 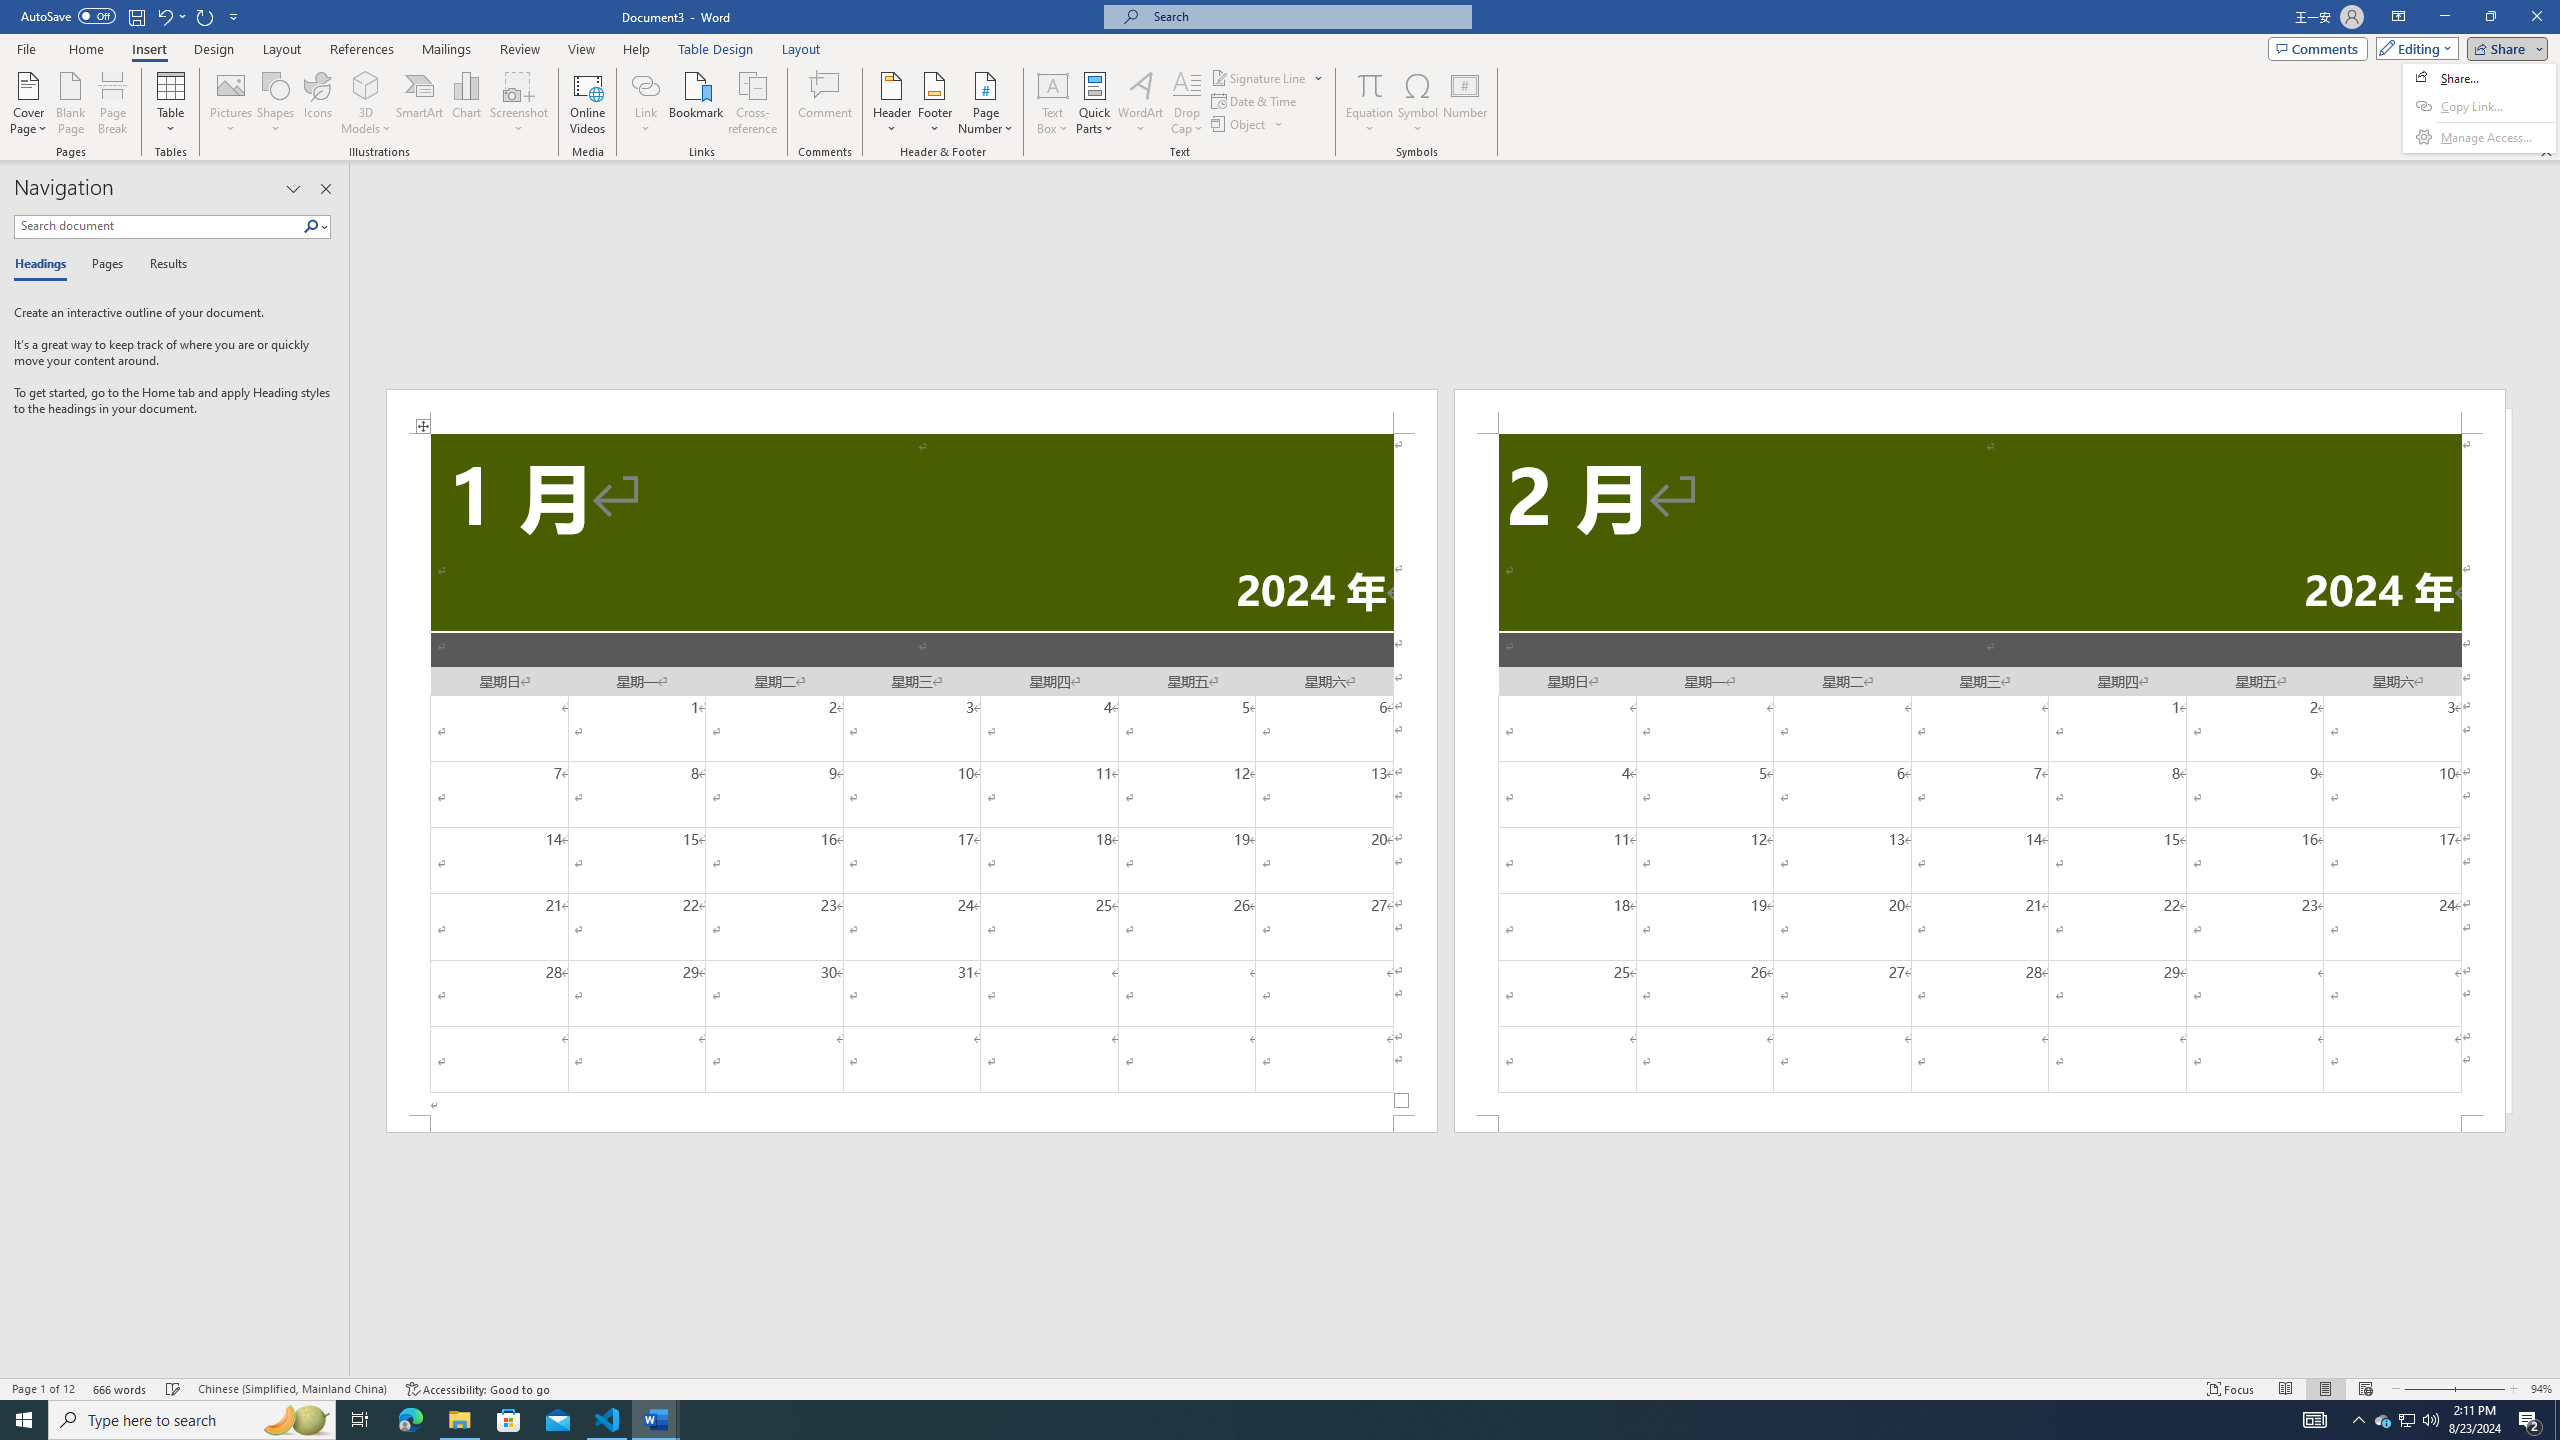 What do you see at coordinates (1418, 103) in the screenshot?
I see `'Symbol'` at bounding box center [1418, 103].